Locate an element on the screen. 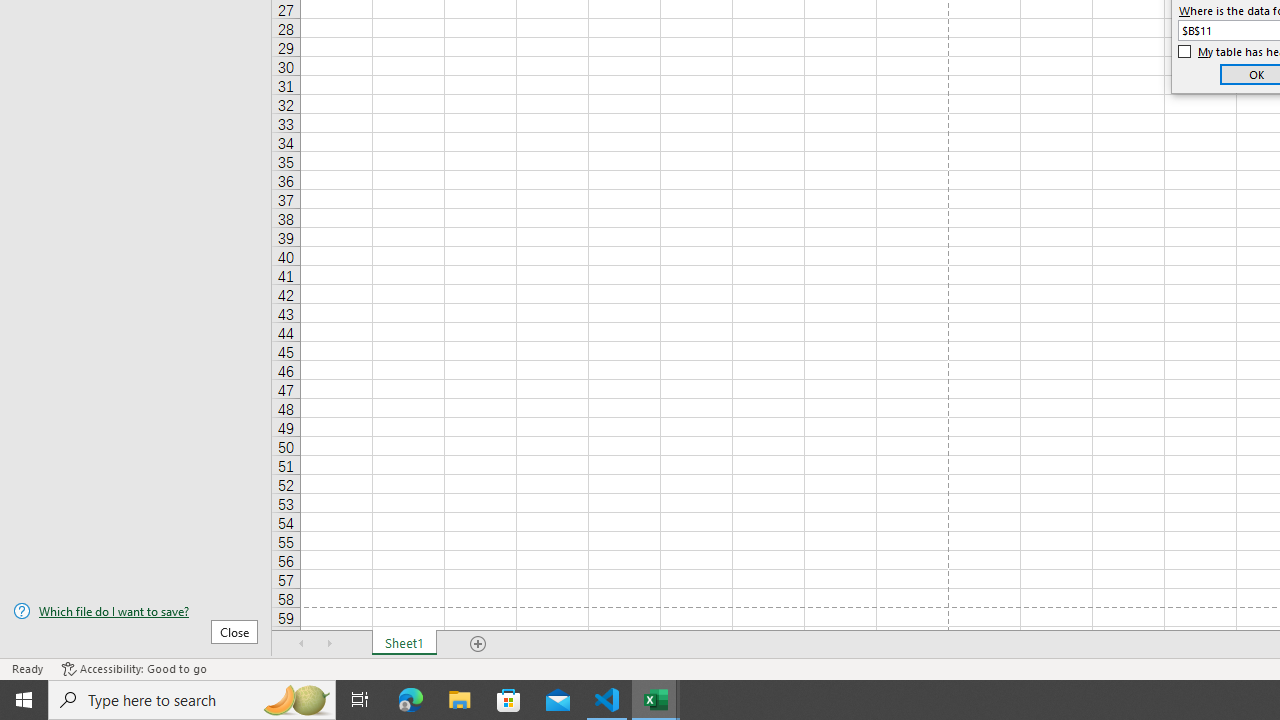 Image resolution: width=1280 pixels, height=720 pixels. 'Accessibility Checker Accessibility: Good to go' is located at coordinates (133, 669).